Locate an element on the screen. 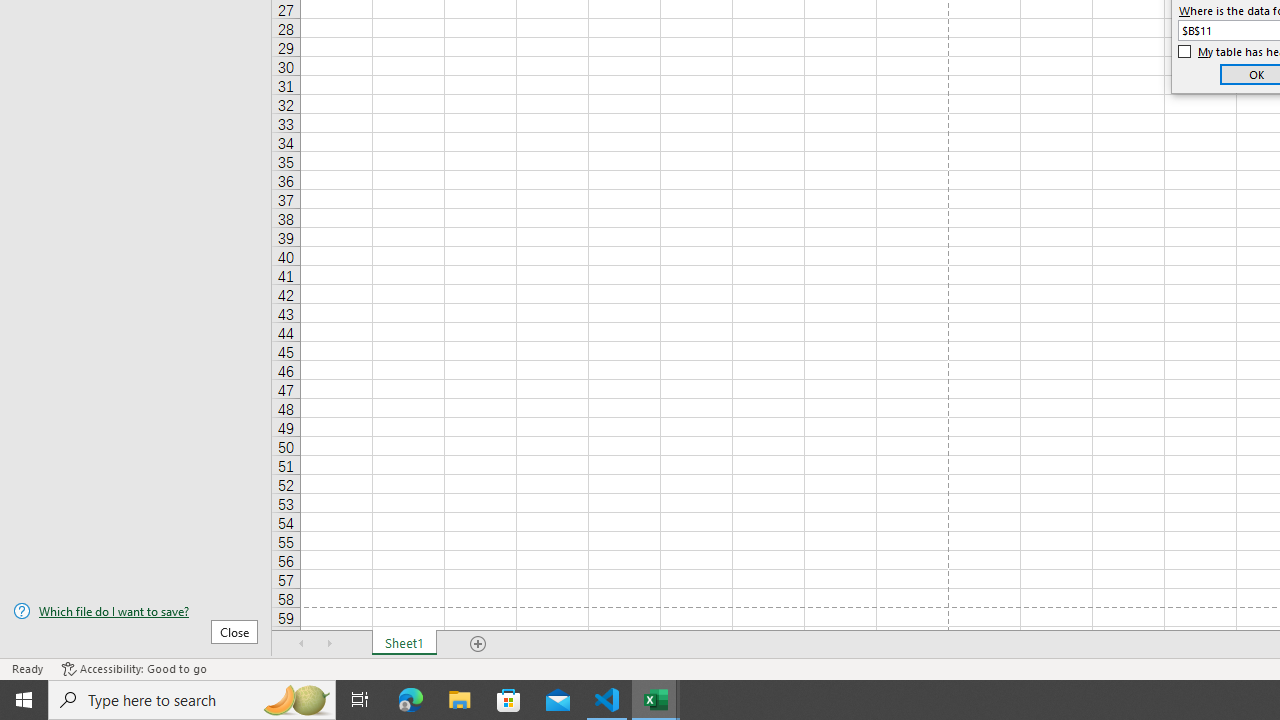 Image resolution: width=1280 pixels, height=720 pixels. 'Accessibility Checker Accessibility: Good to go' is located at coordinates (133, 669).